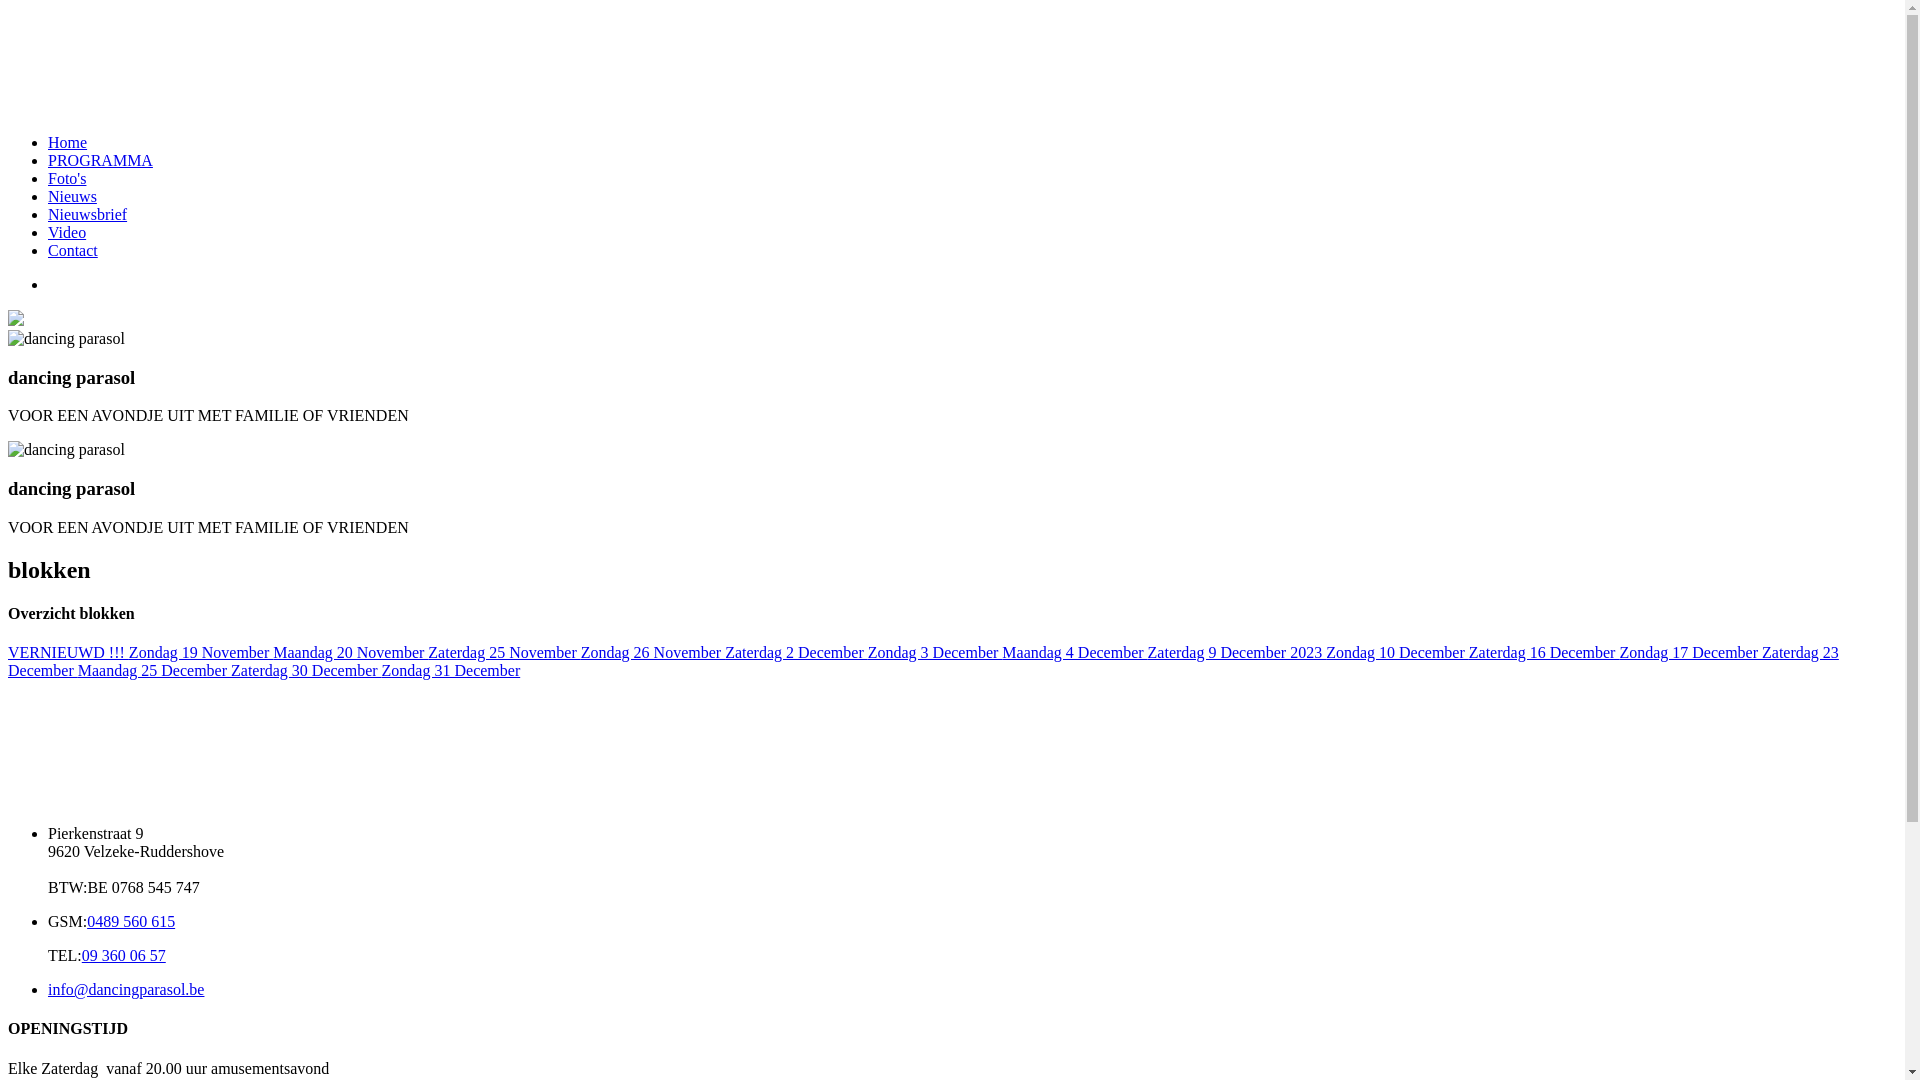 This screenshot has width=1920, height=1080. Describe the element at coordinates (450, 670) in the screenshot. I see `'Zondag 31 December'` at that location.